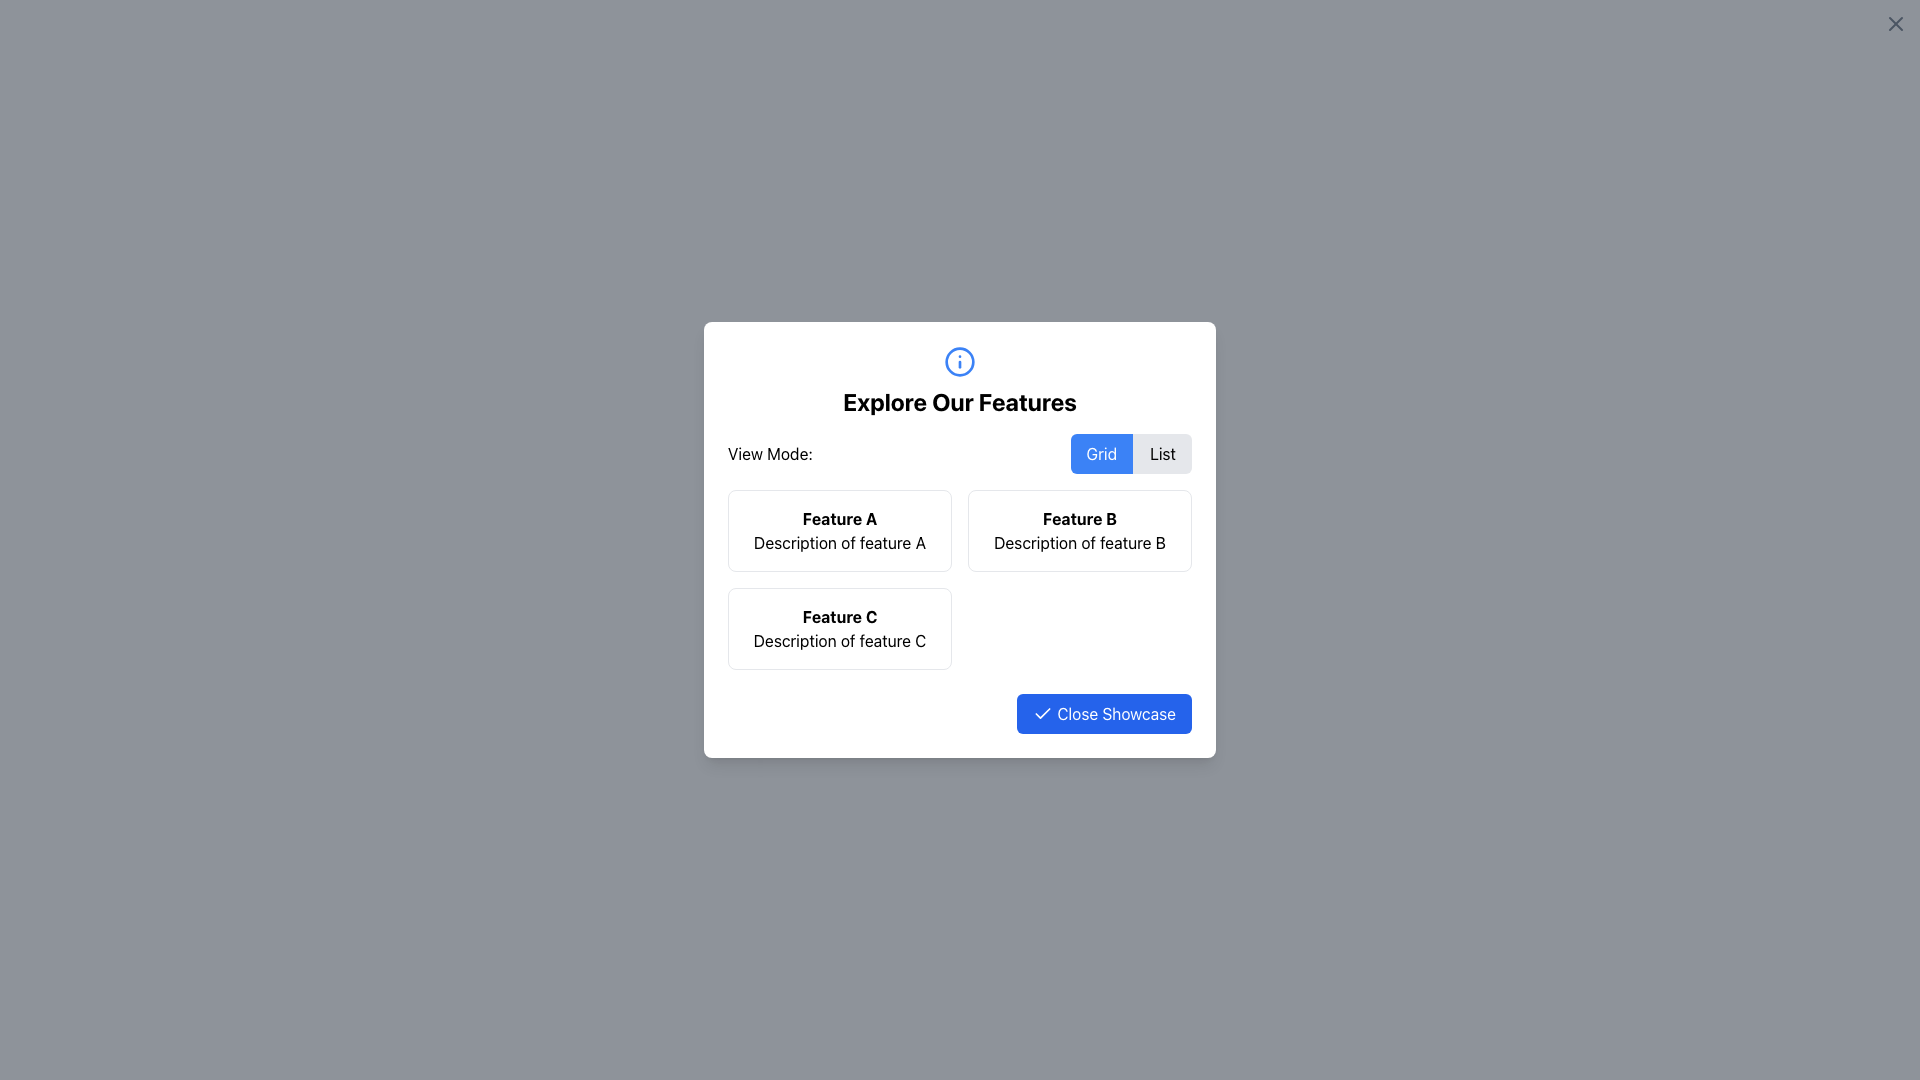 The width and height of the screenshot is (1920, 1080). What do you see at coordinates (1101, 454) in the screenshot?
I see `the 'Grid' button, which is styled with a blue background and white text, located beneath the header 'Explore Our Features'` at bounding box center [1101, 454].